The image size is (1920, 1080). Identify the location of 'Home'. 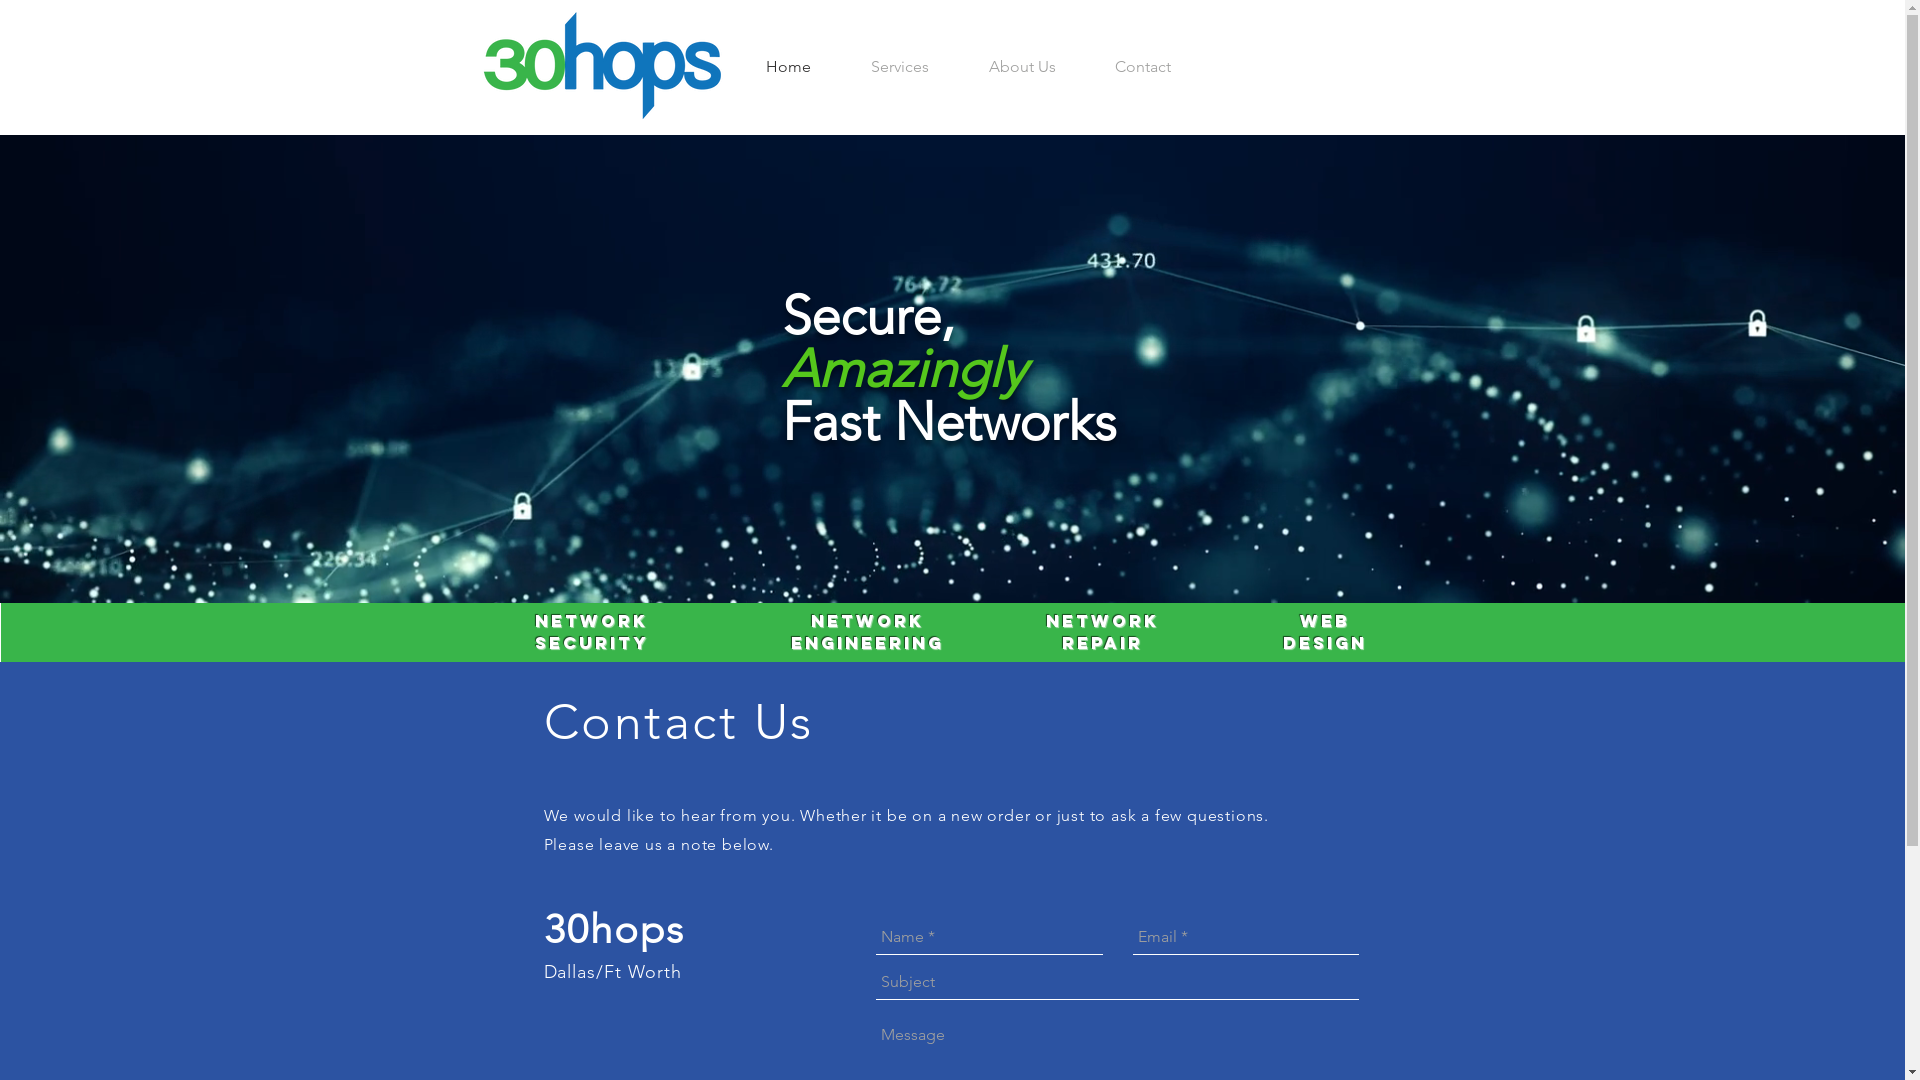
(787, 65).